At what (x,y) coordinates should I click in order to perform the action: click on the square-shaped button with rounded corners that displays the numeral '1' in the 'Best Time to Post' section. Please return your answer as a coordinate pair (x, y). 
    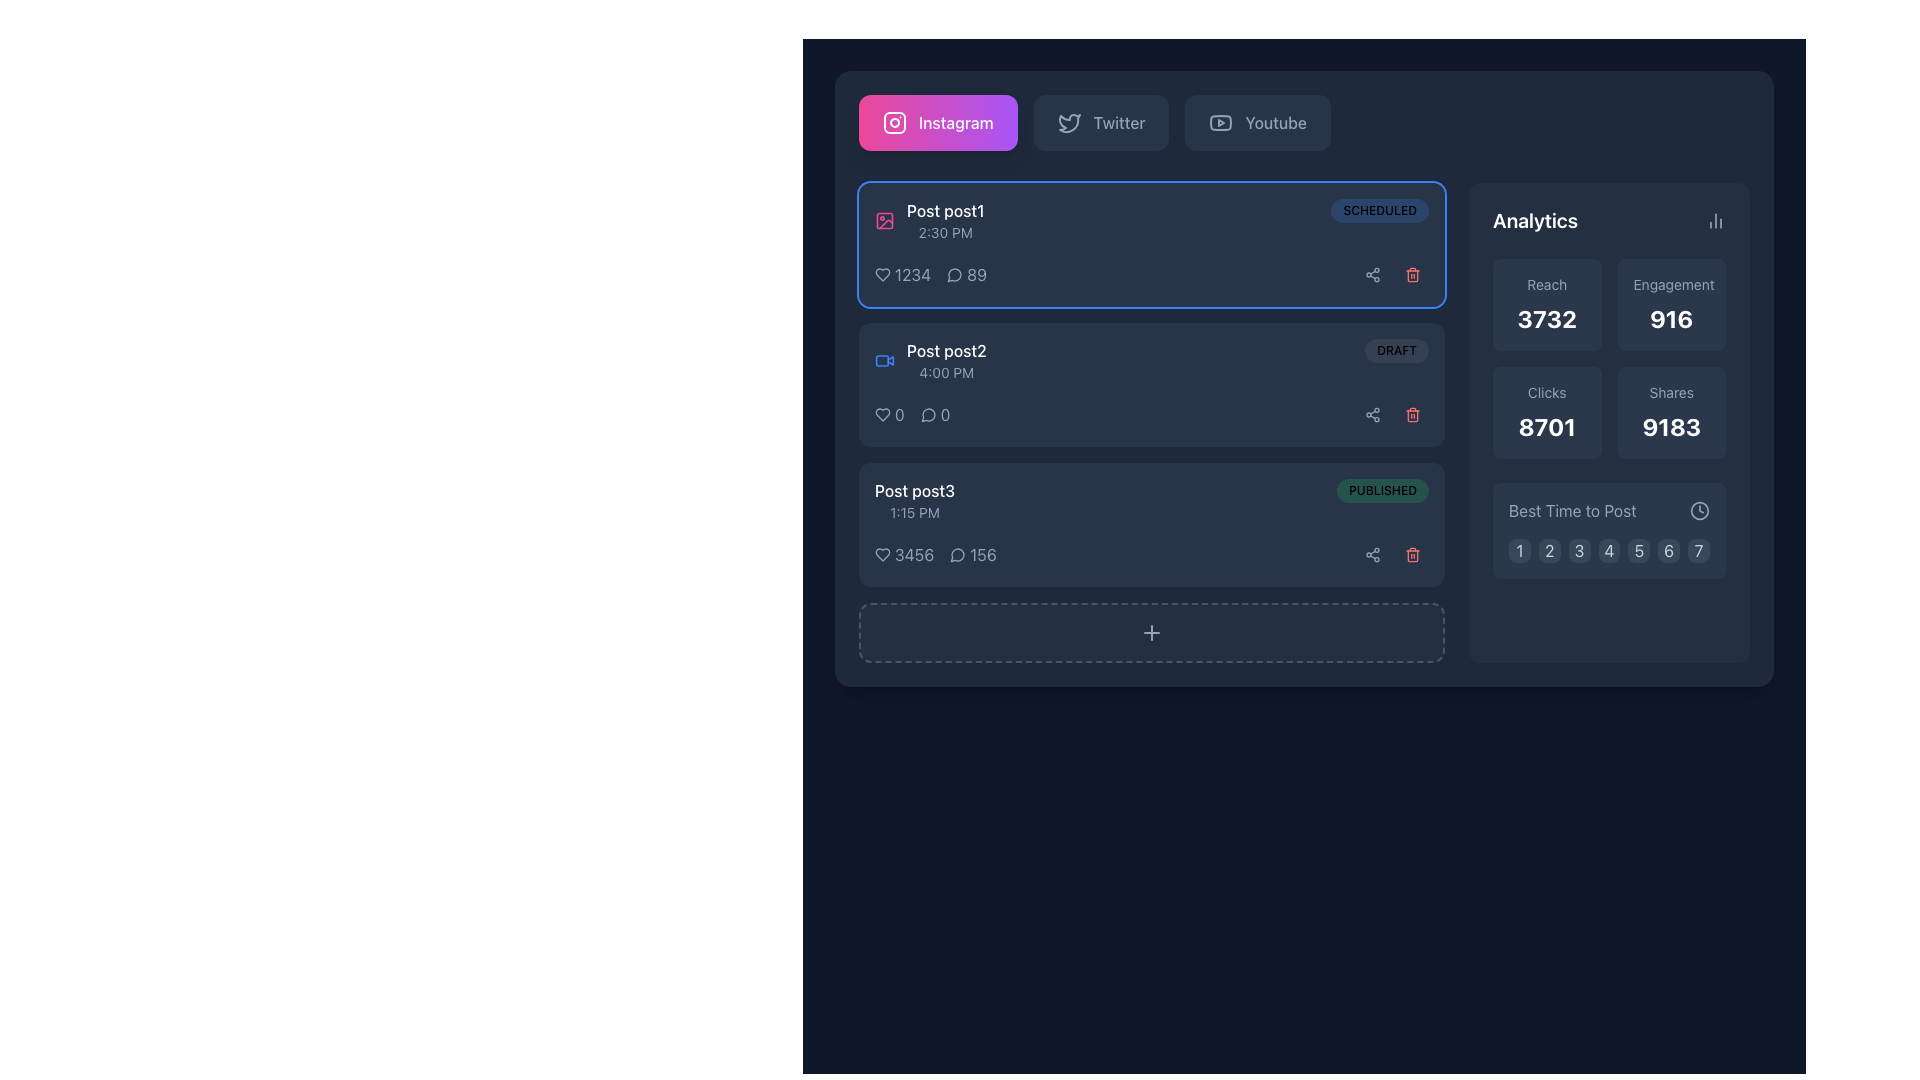
    Looking at the image, I should click on (1519, 551).